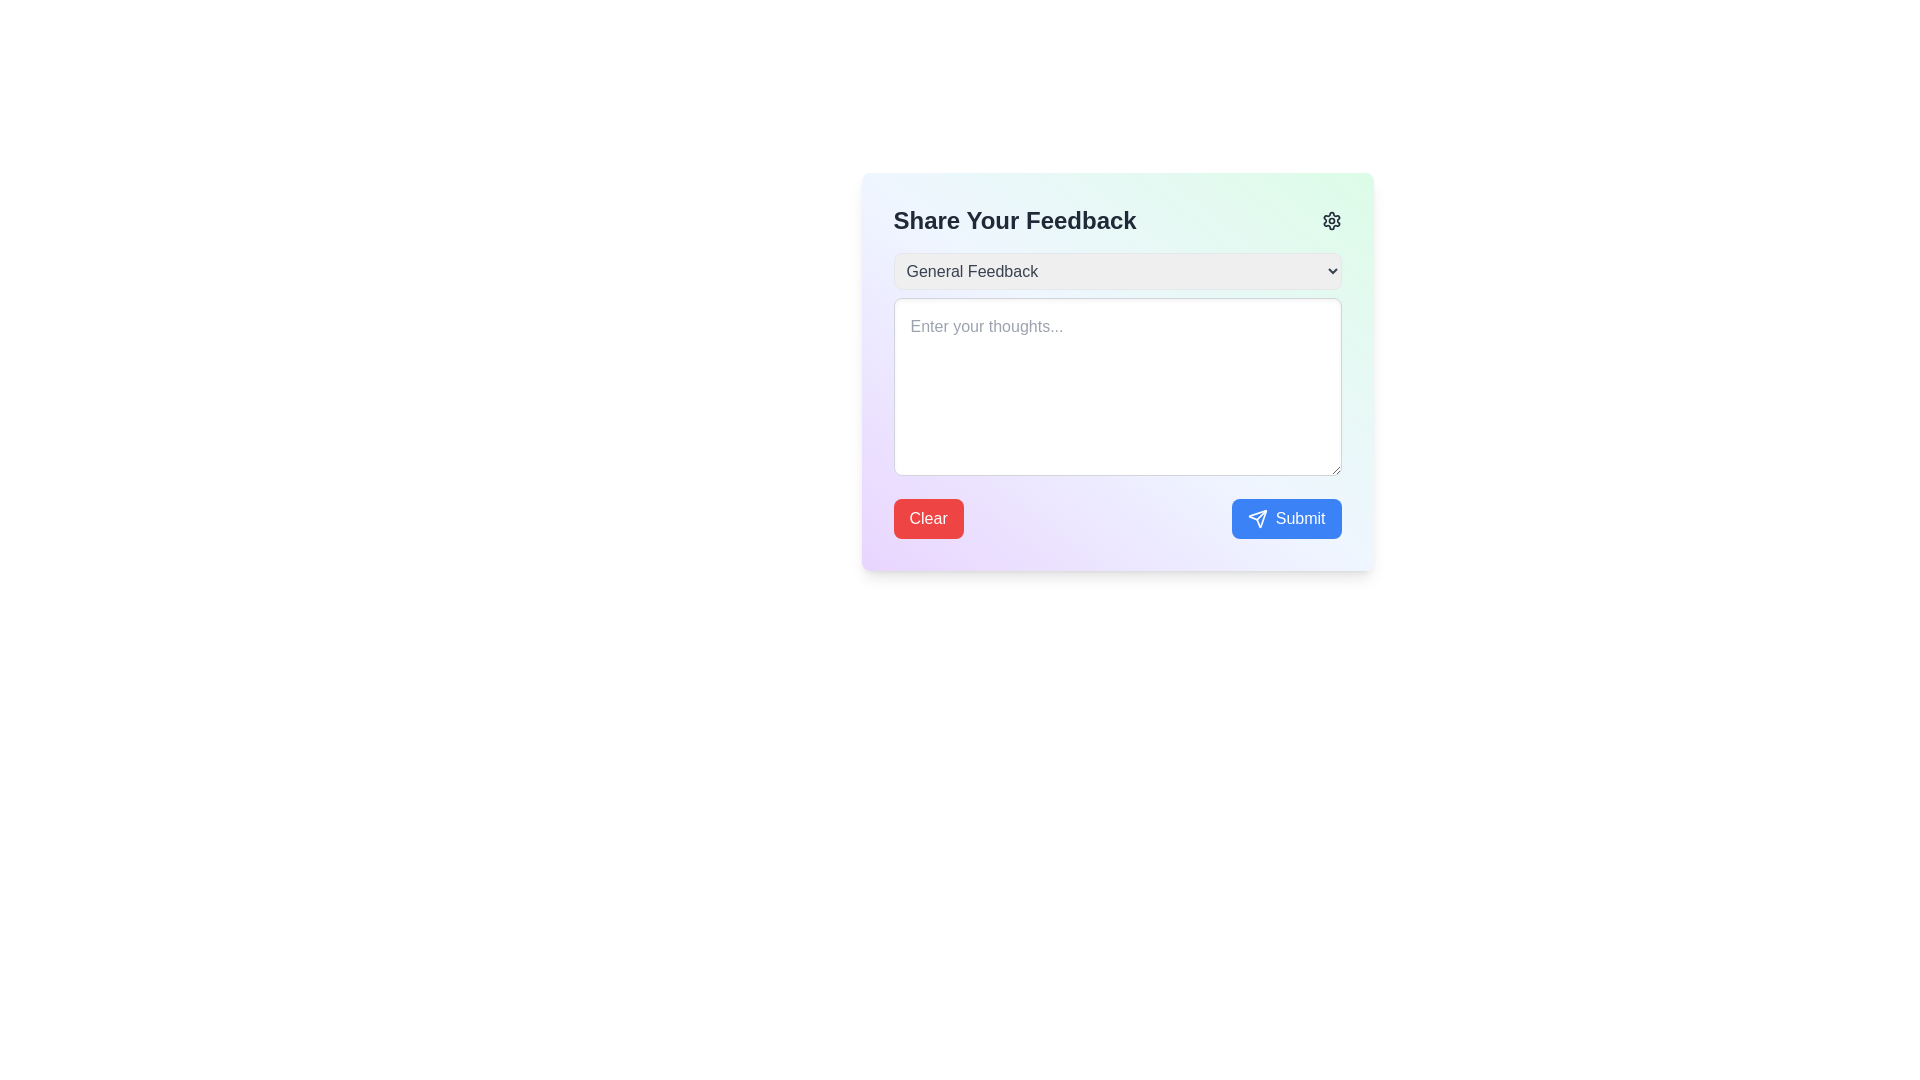 The width and height of the screenshot is (1920, 1080). Describe the element at coordinates (1256, 518) in the screenshot. I see `the paper plane icon inside the blue 'Submit' button located at the bottom-right corner of the form interface` at that location.